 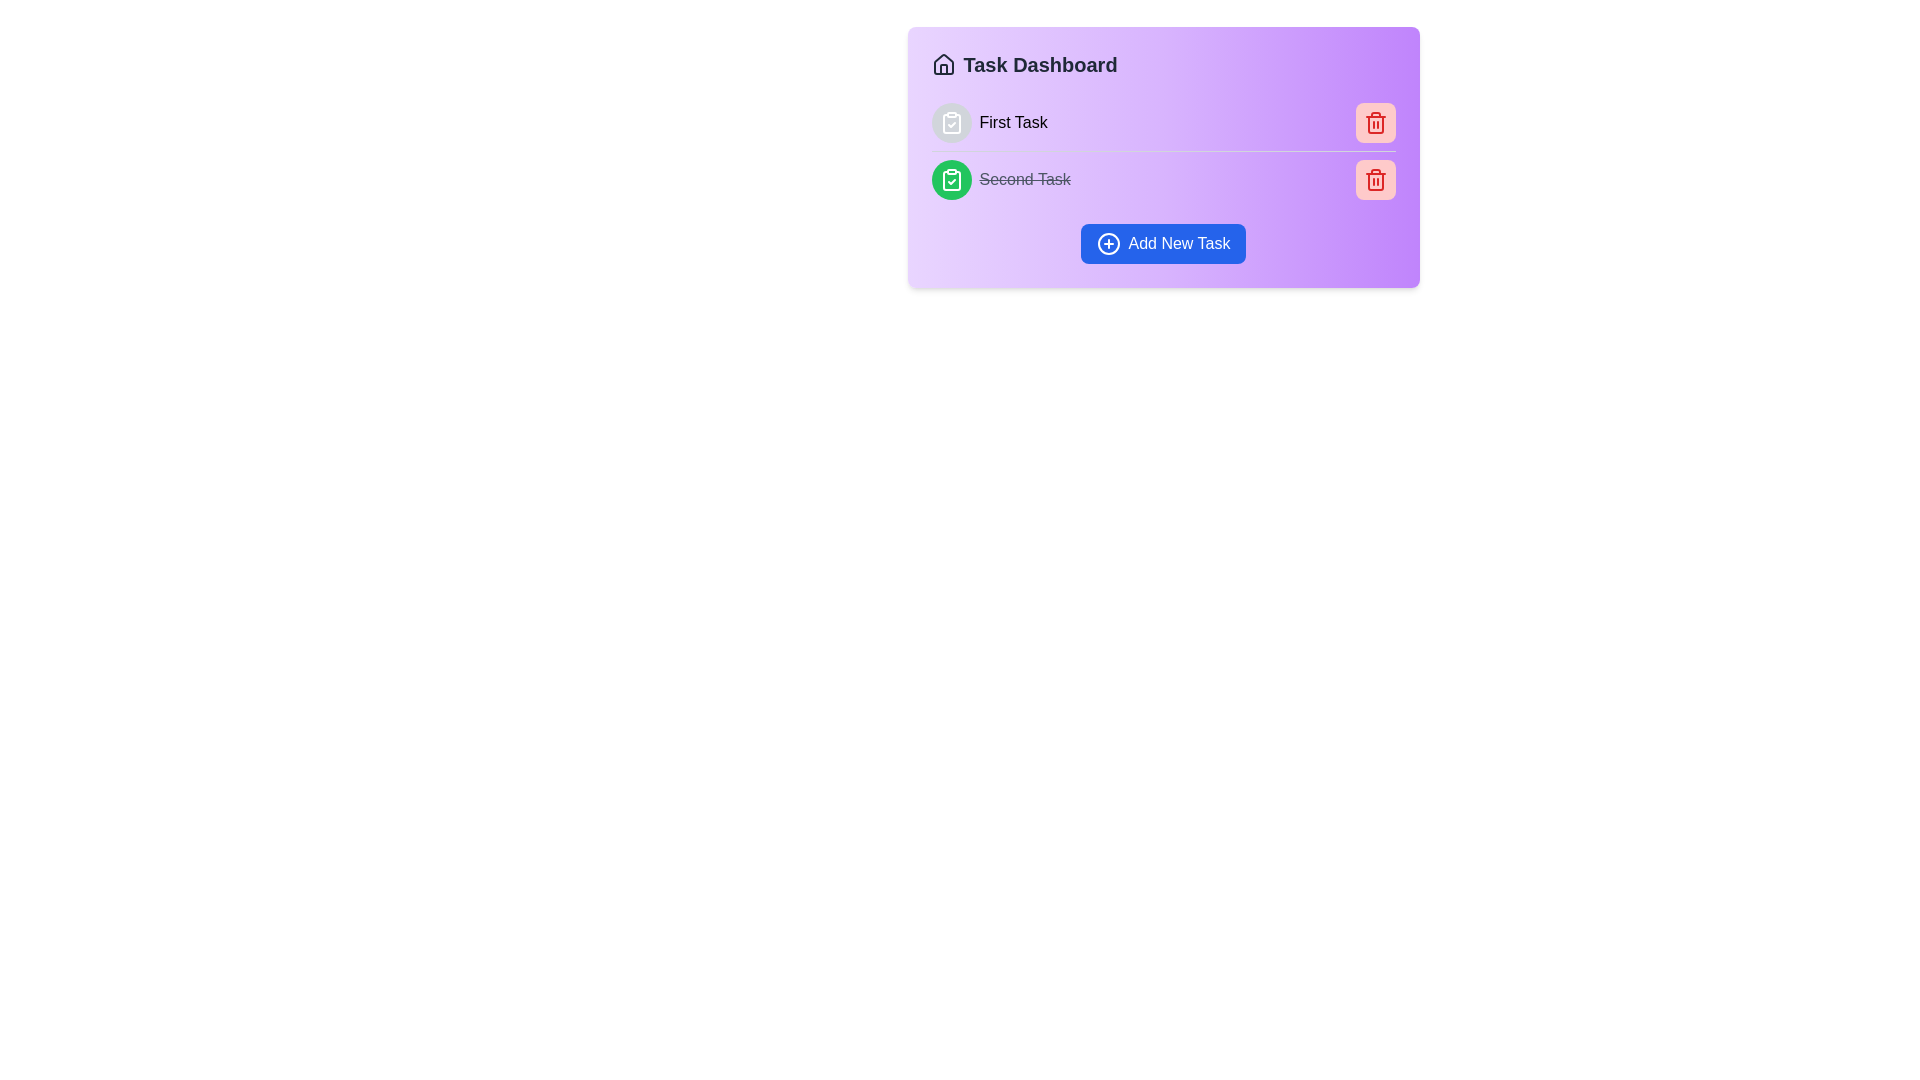 What do you see at coordinates (950, 123) in the screenshot?
I see `the clipboard icon with a checkmark, which is located on the left side of the second task entry in the task list of the task dashboard interface` at bounding box center [950, 123].